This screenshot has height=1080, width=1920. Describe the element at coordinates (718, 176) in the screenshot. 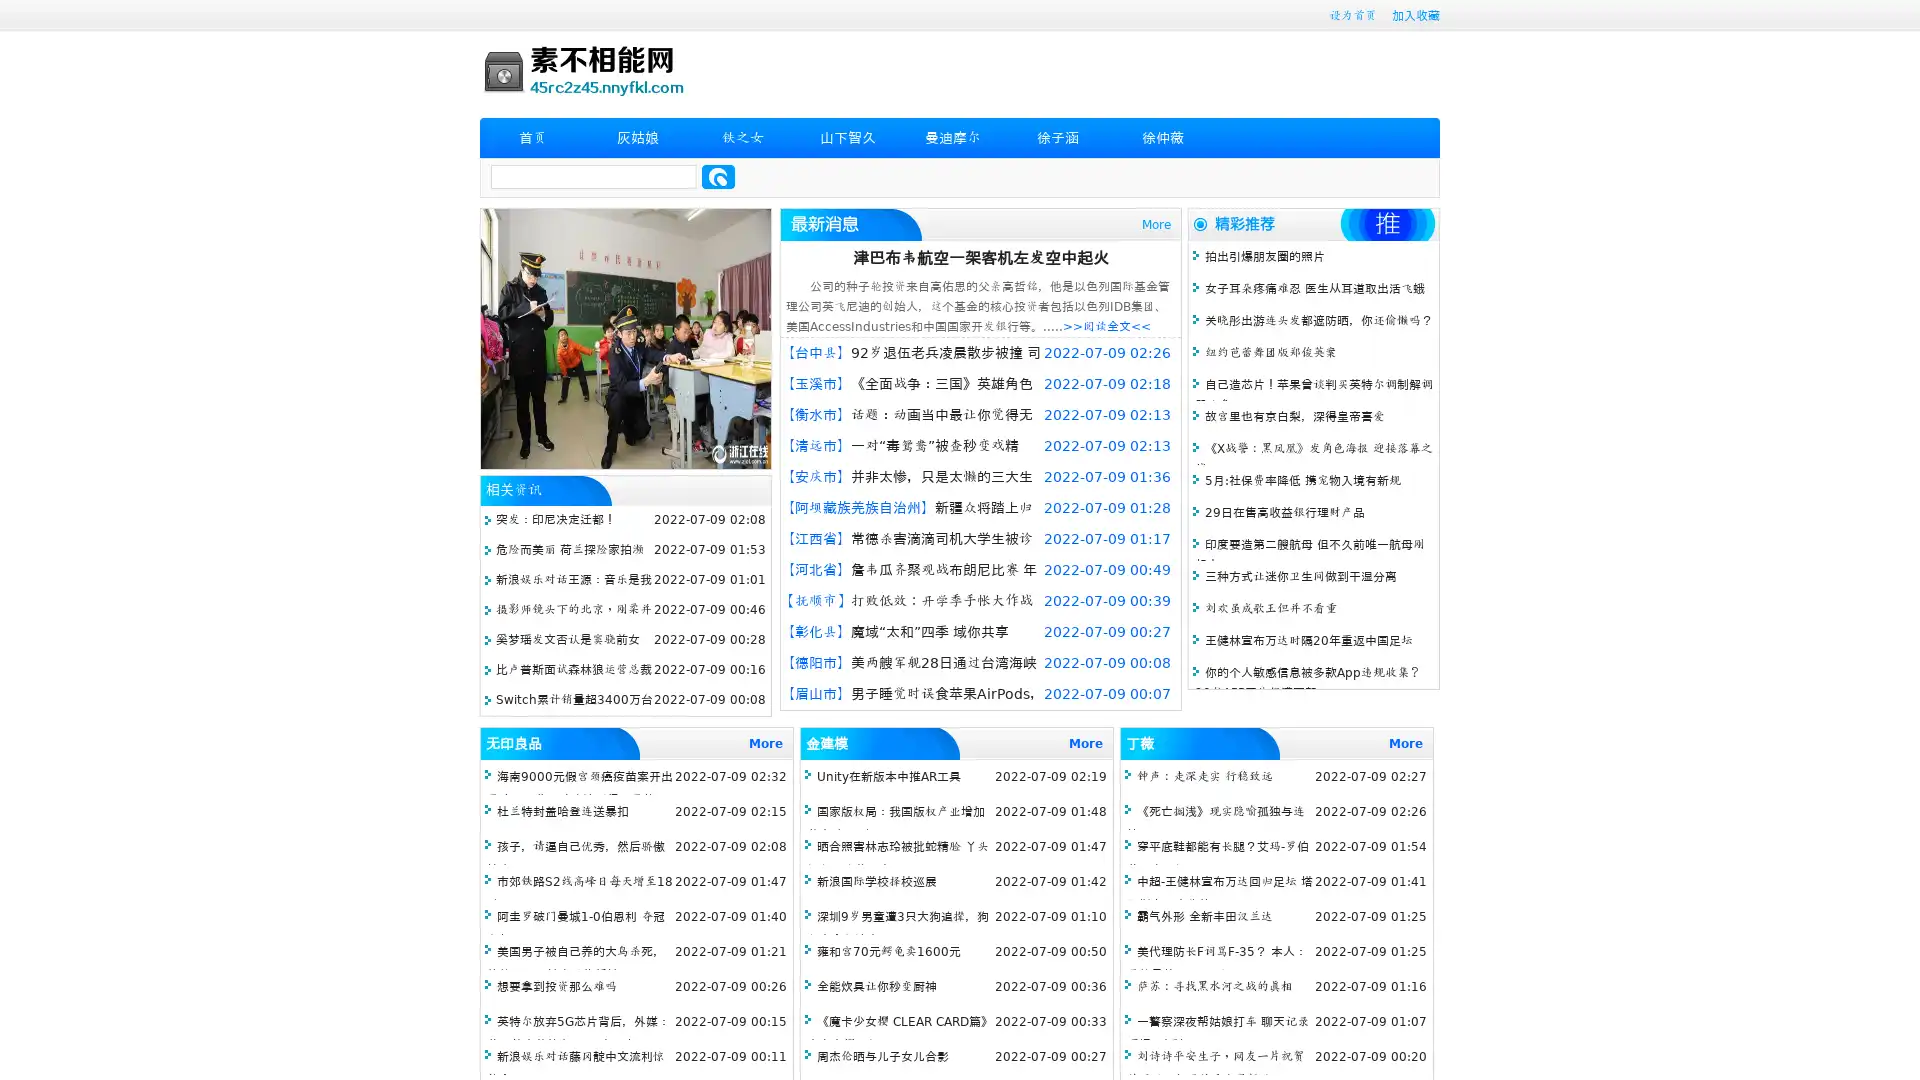

I see `Search` at that location.